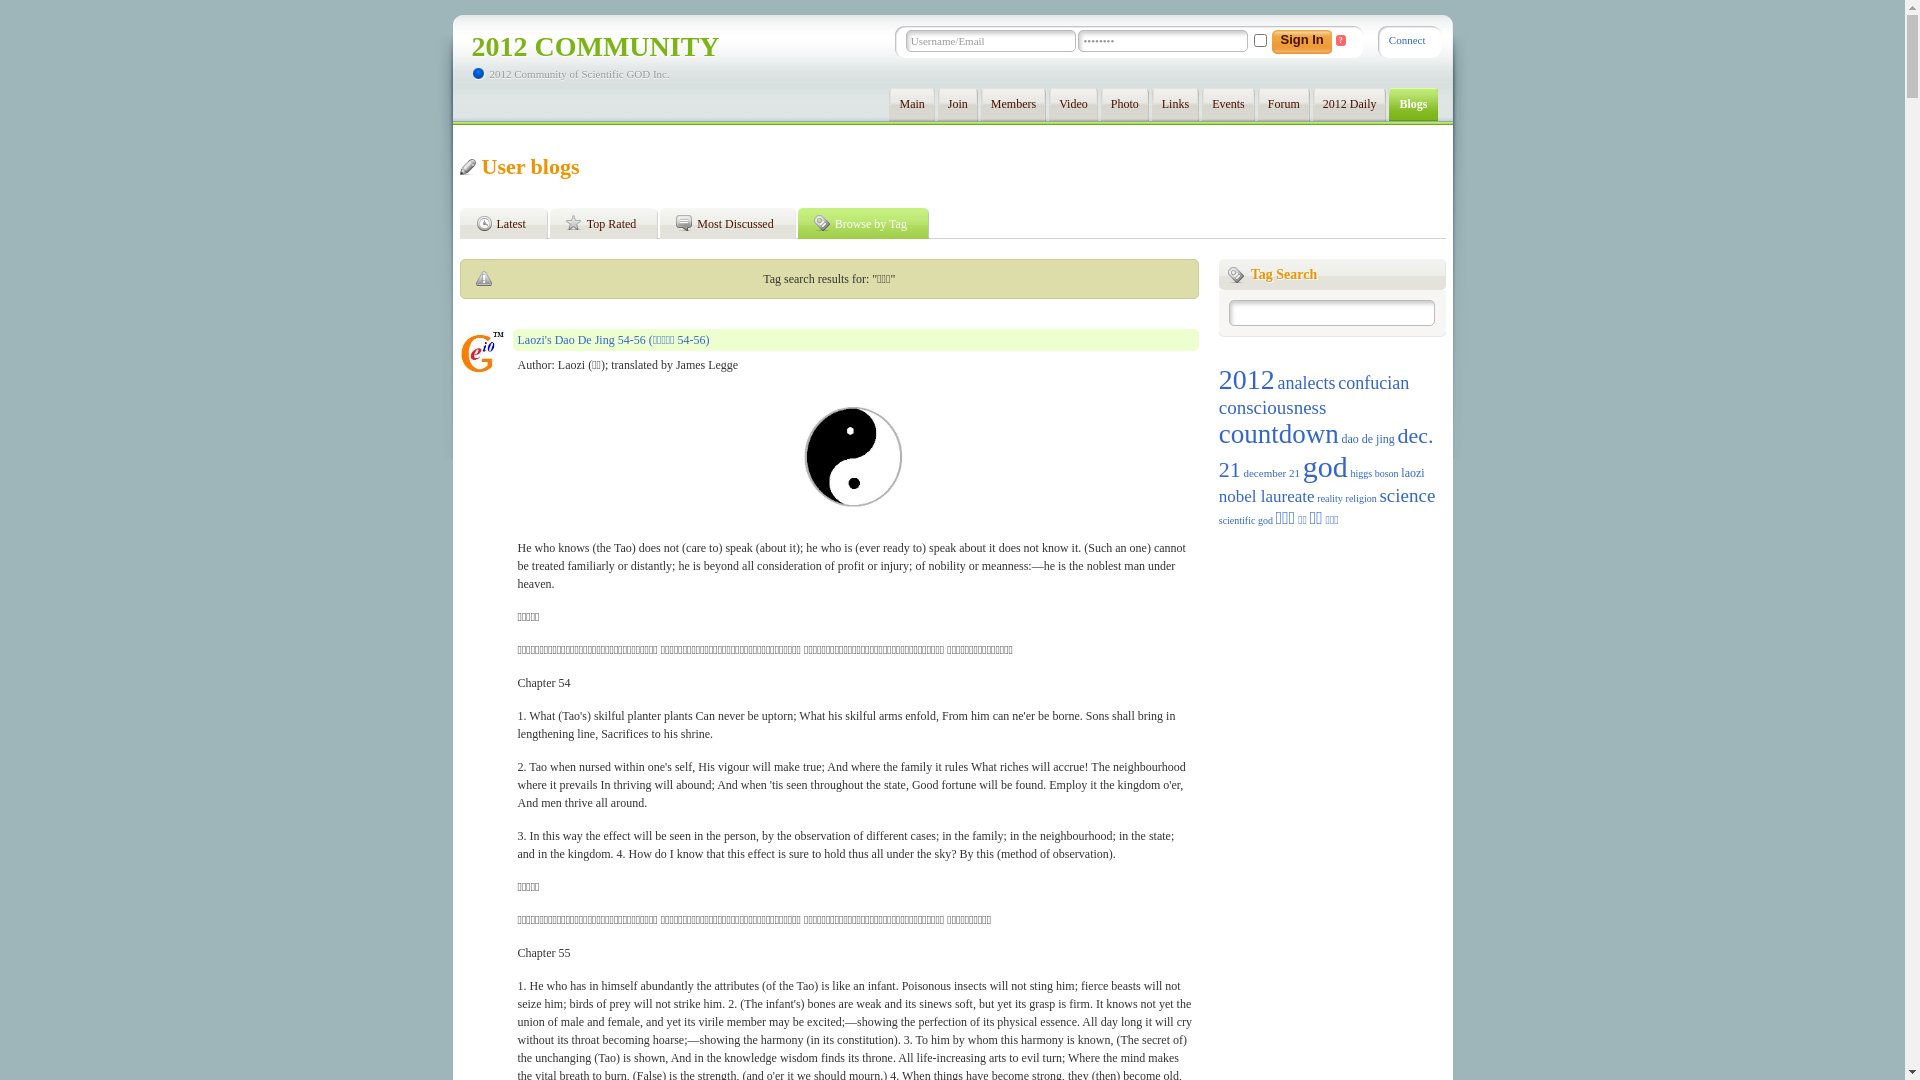 Image resolution: width=1920 pixels, height=1080 pixels. What do you see at coordinates (1340, 40) in the screenshot?
I see `'?'` at bounding box center [1340, 40].